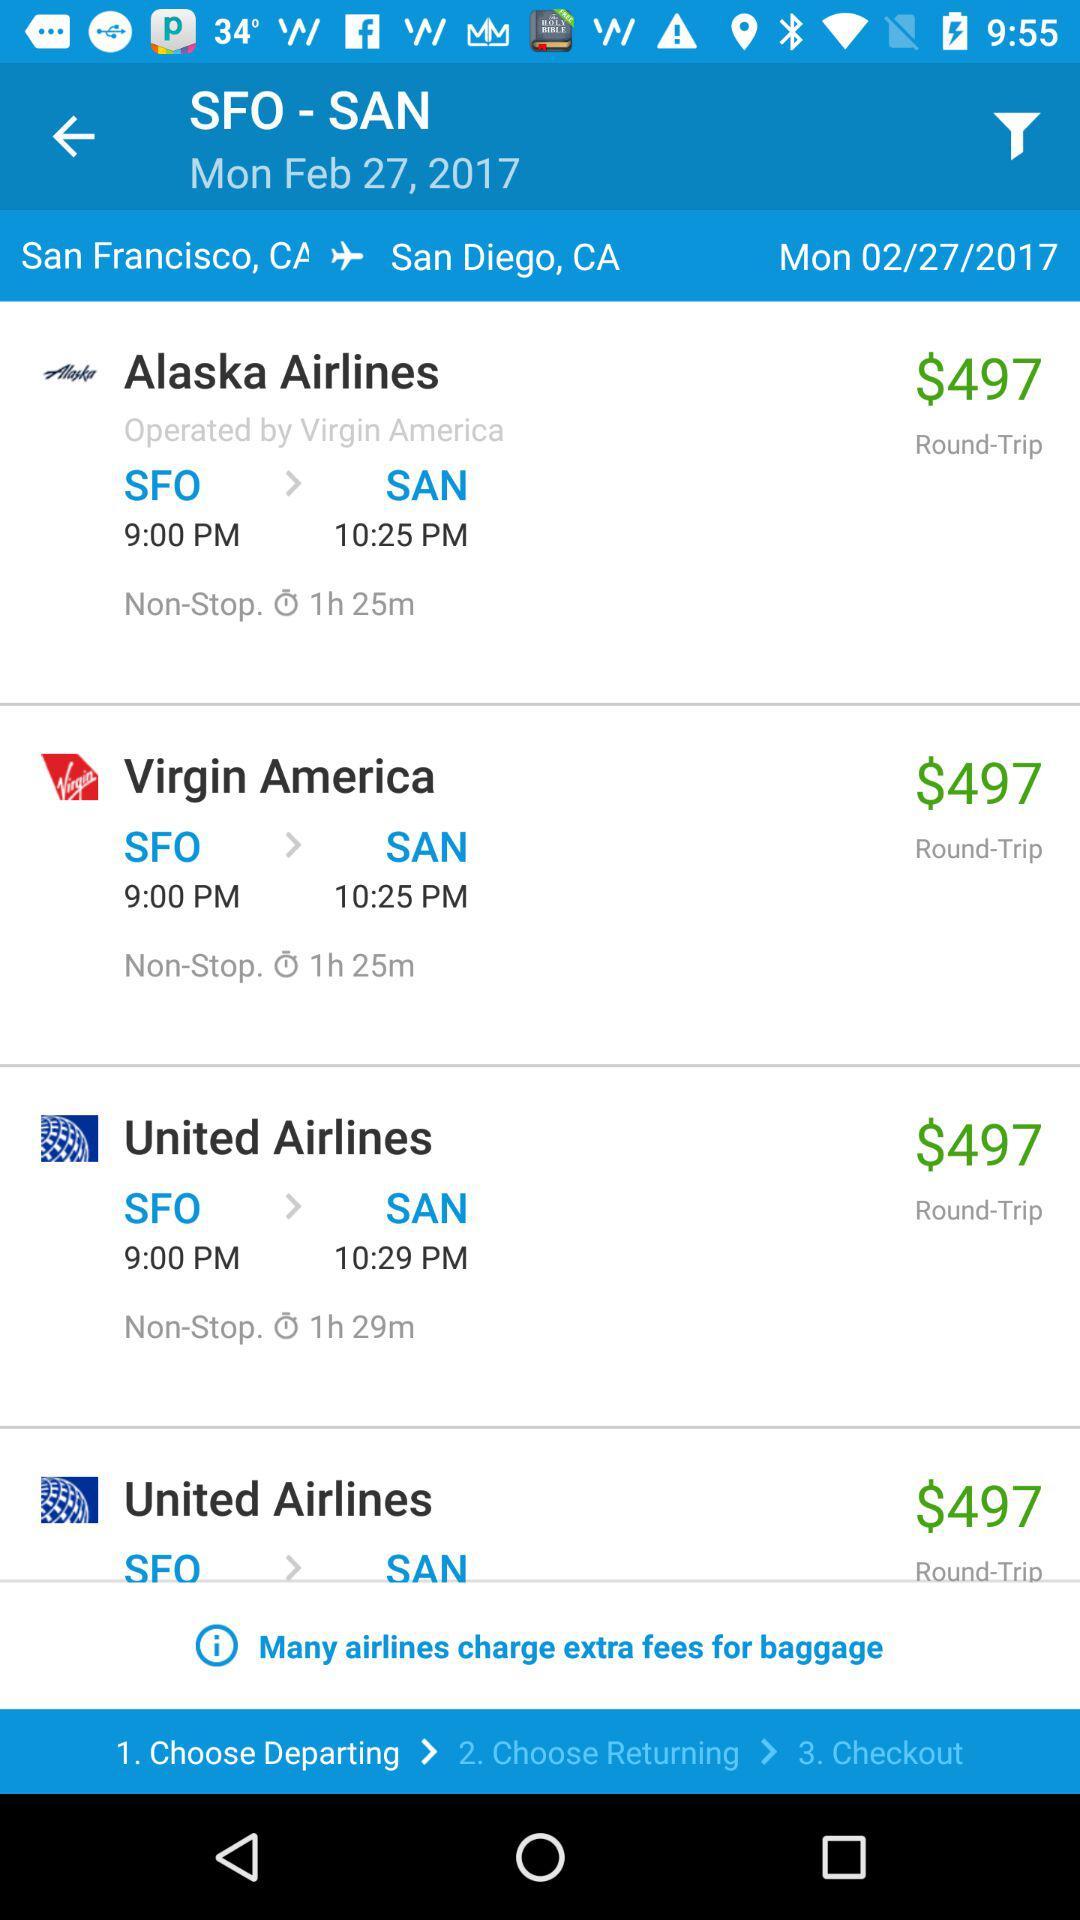 The height and width of the screenshot is (1920, 1080). Describe the element at coordinates (507, 370) in the screenshot. I see `the item below san francisco, ca item` at that location.